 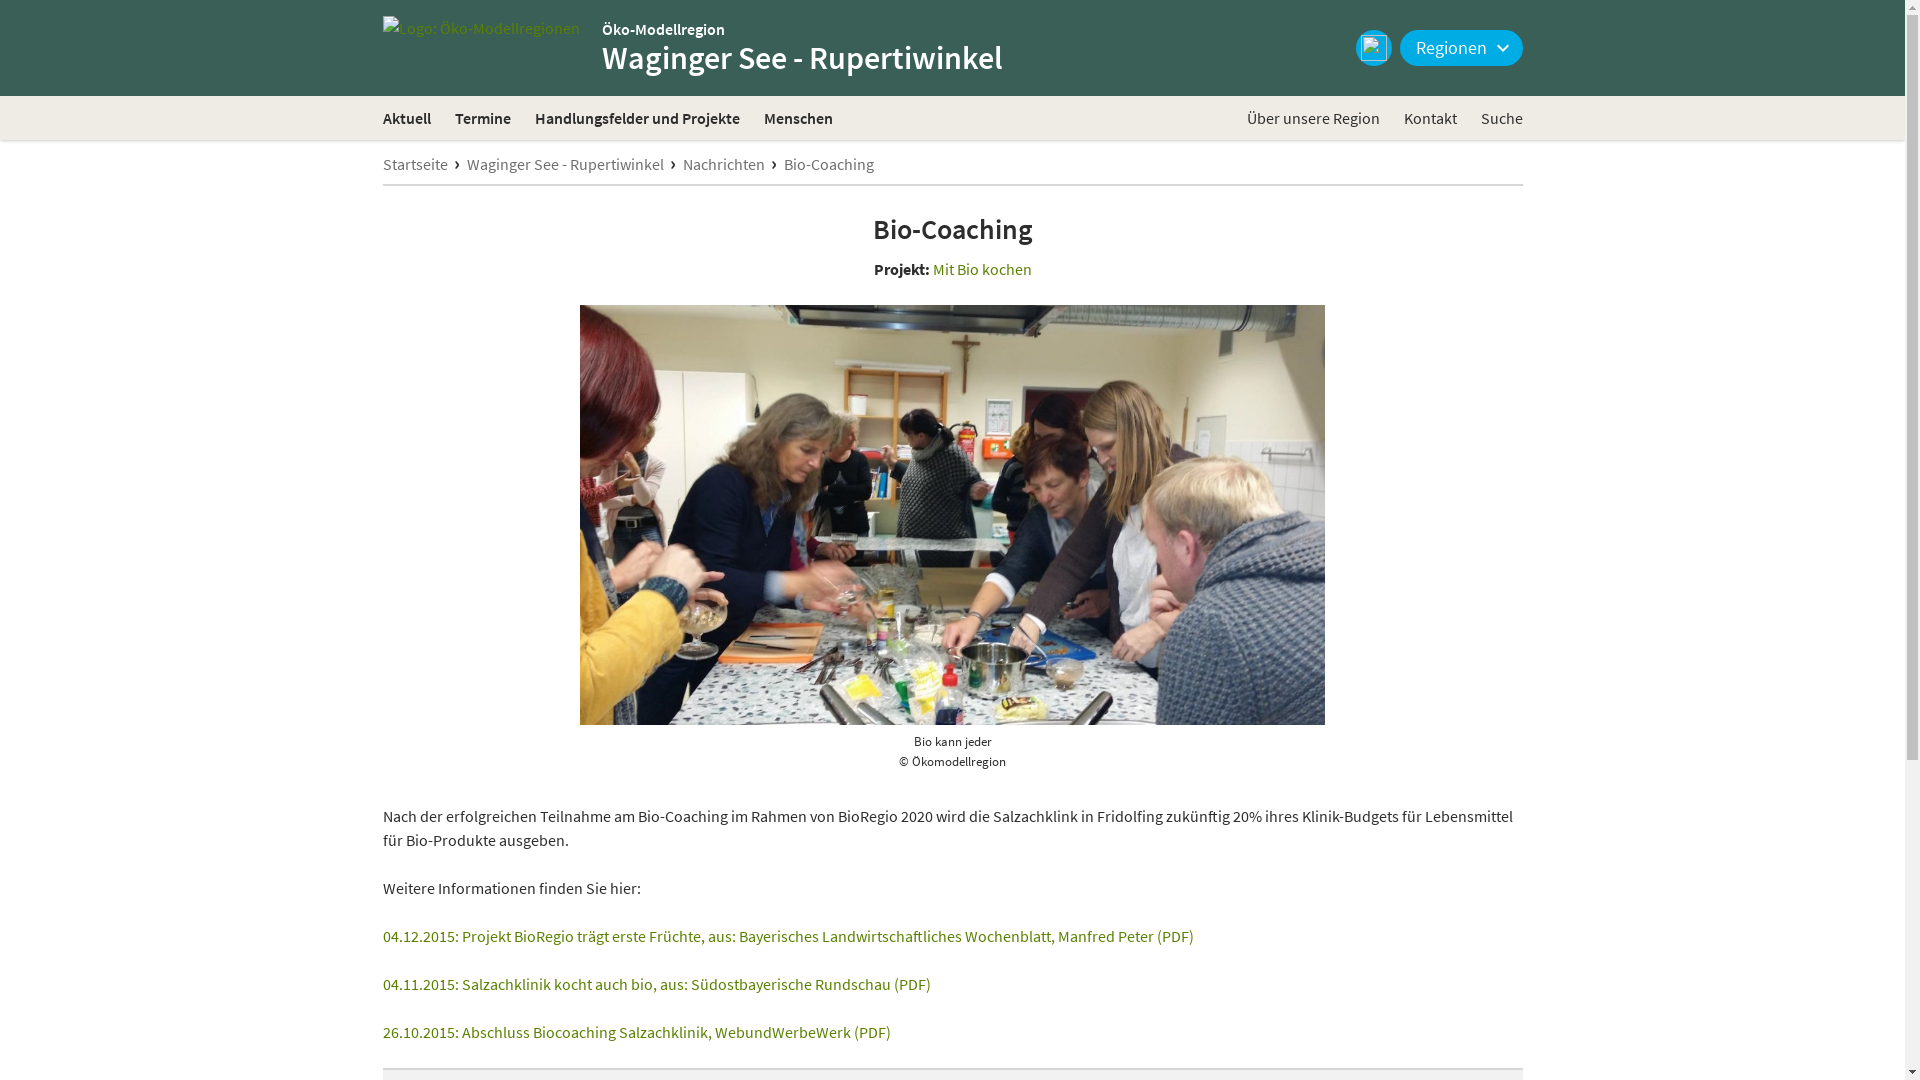 I want to click on 'Nachrichten', so click(x=722, y=163).